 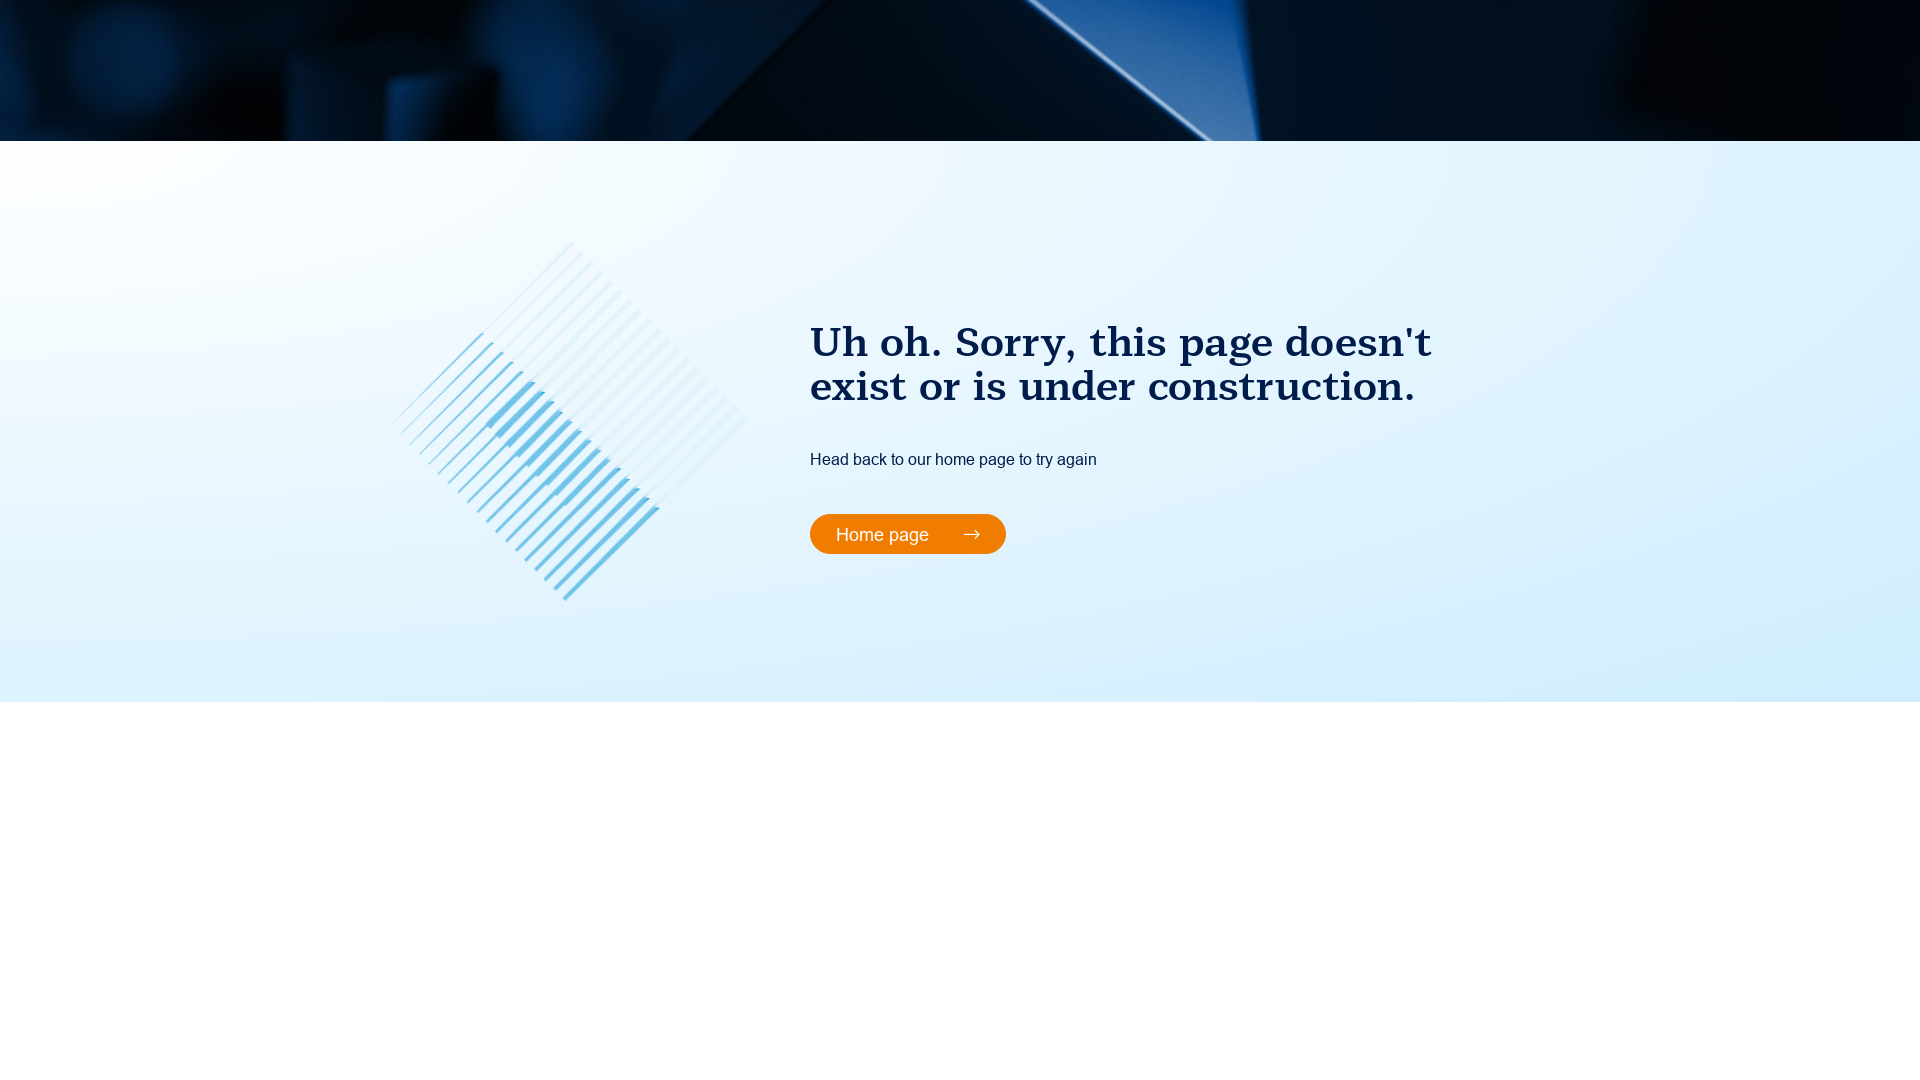 What do you see at coordinates (906, 532) in the screenshot?
I see `'Home page '` at bounding box center [906, 532].